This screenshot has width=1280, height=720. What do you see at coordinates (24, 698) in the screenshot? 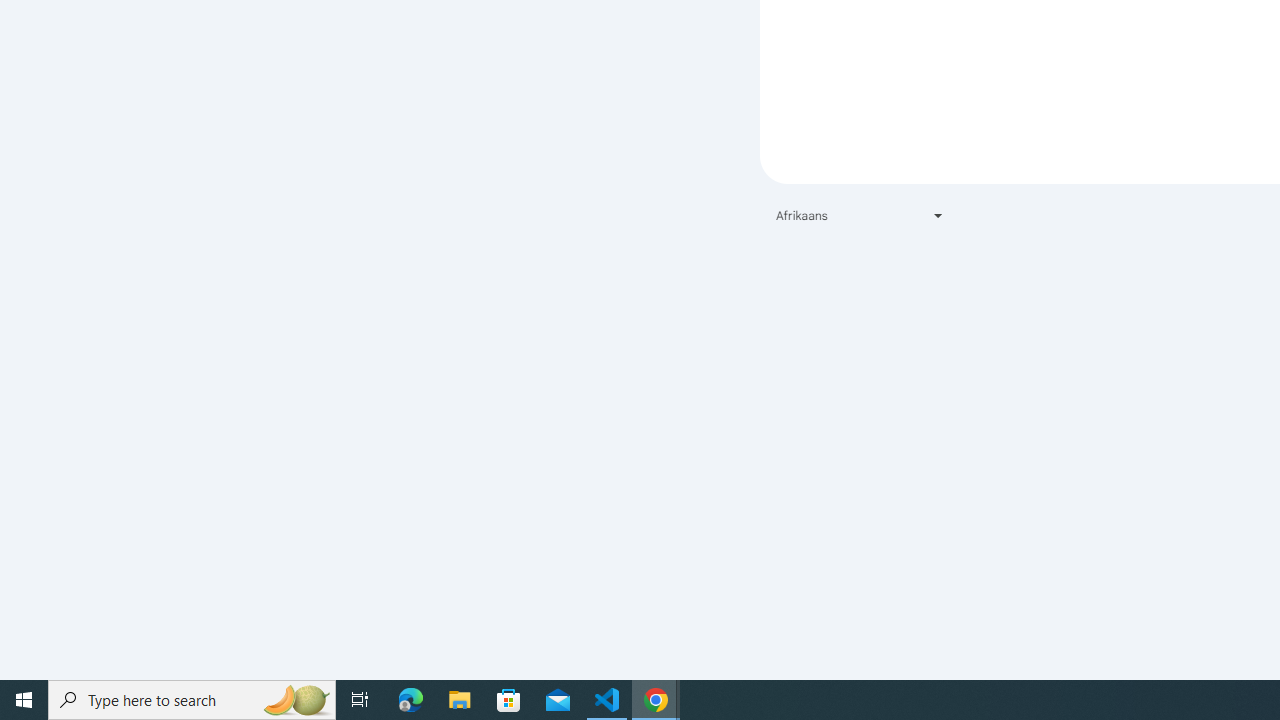
I see `'Start'` at bounding box center [24, 698].